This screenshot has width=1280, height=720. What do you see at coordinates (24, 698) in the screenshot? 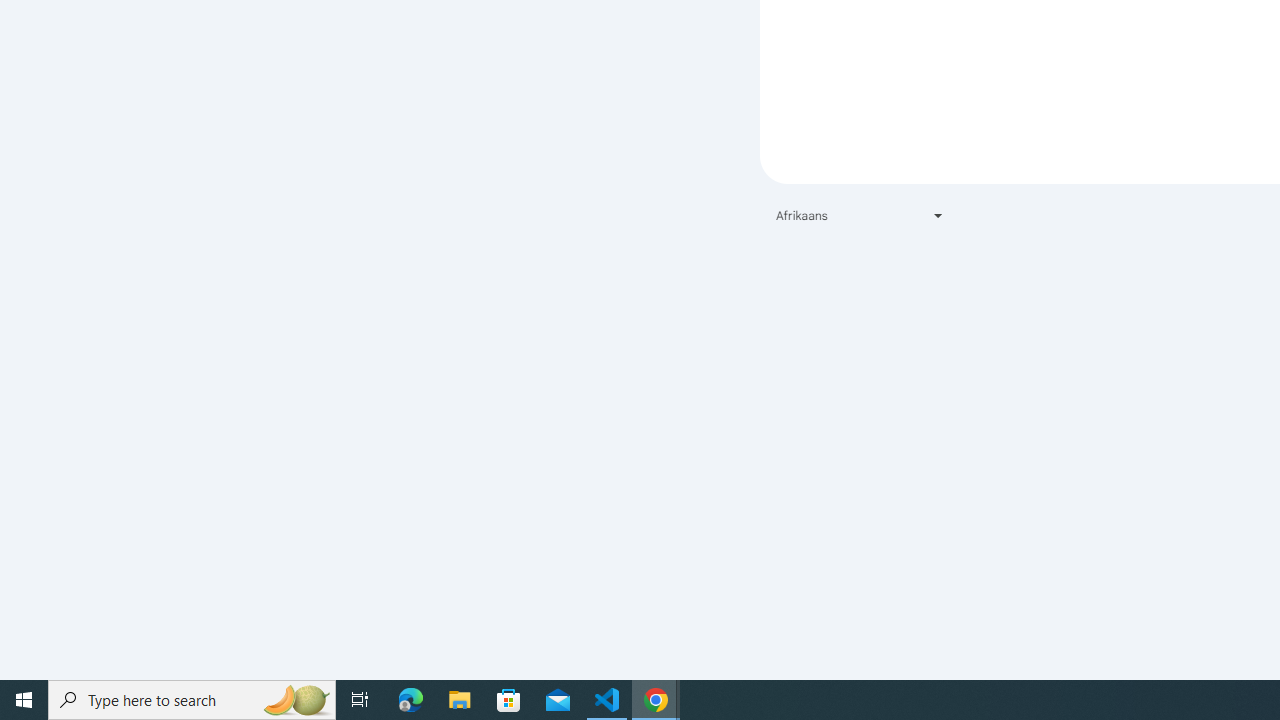
I see `'Start'` at bounding box center [24, 698].